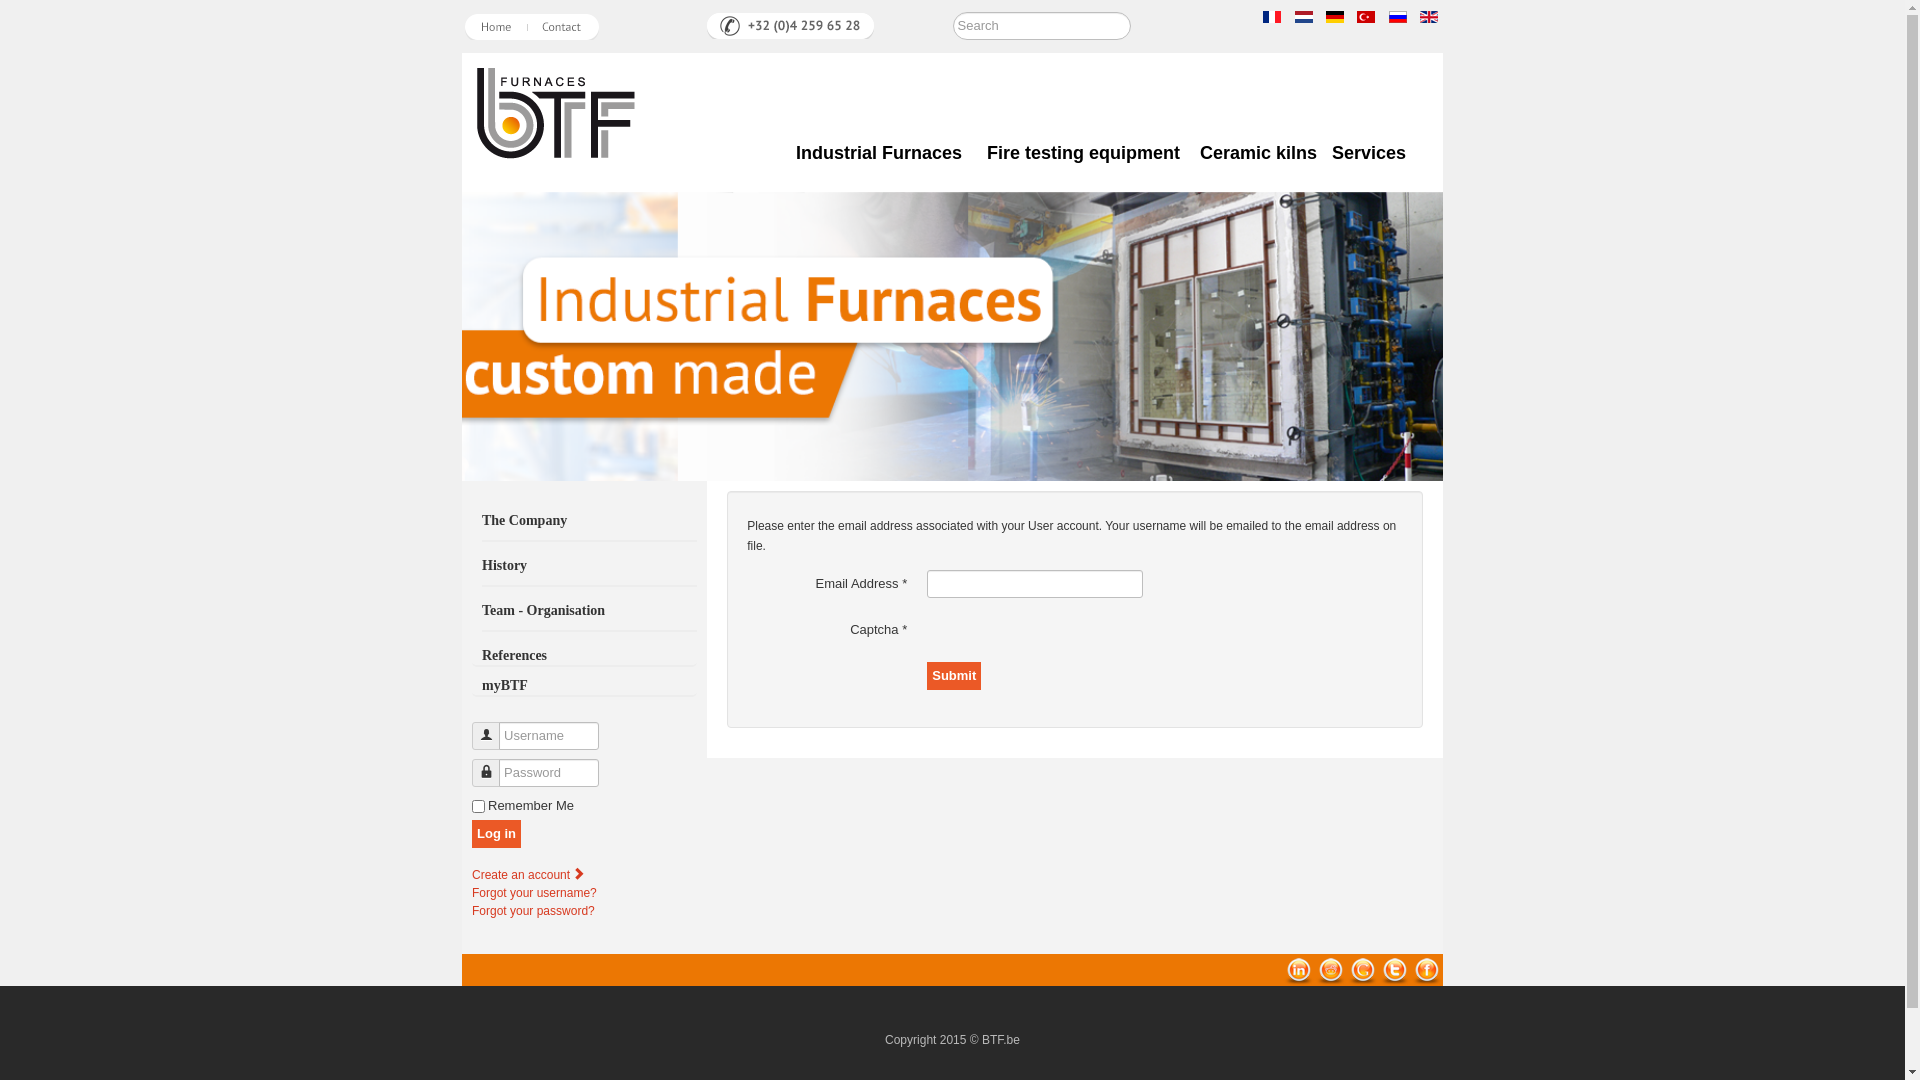 Image resolution: width=1920 pixels, height=1080 pixels. What do you see at coordinates (1299, 968) in the screenshot?
I see `'linkedin'` at bounding box center [1299, 968].